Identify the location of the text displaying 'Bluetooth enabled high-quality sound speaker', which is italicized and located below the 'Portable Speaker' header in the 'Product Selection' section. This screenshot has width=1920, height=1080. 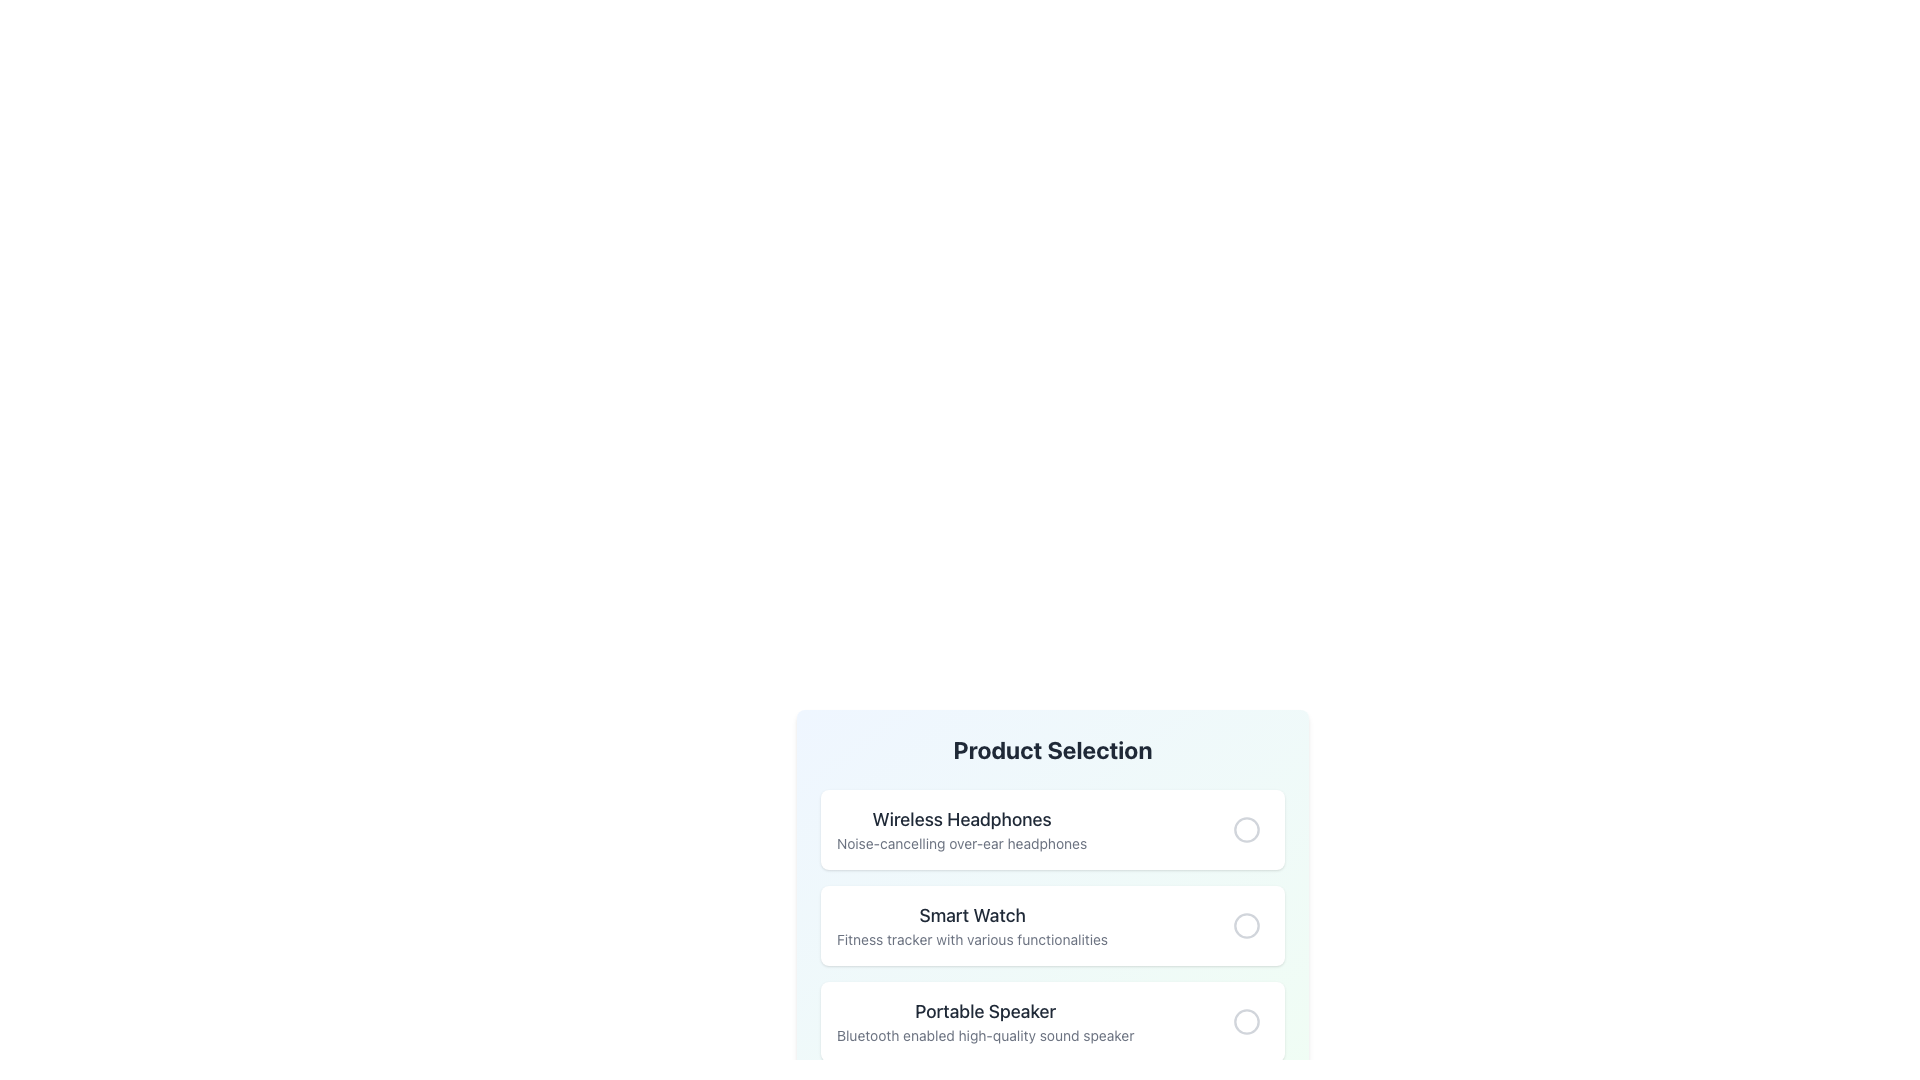
(985, 1035).